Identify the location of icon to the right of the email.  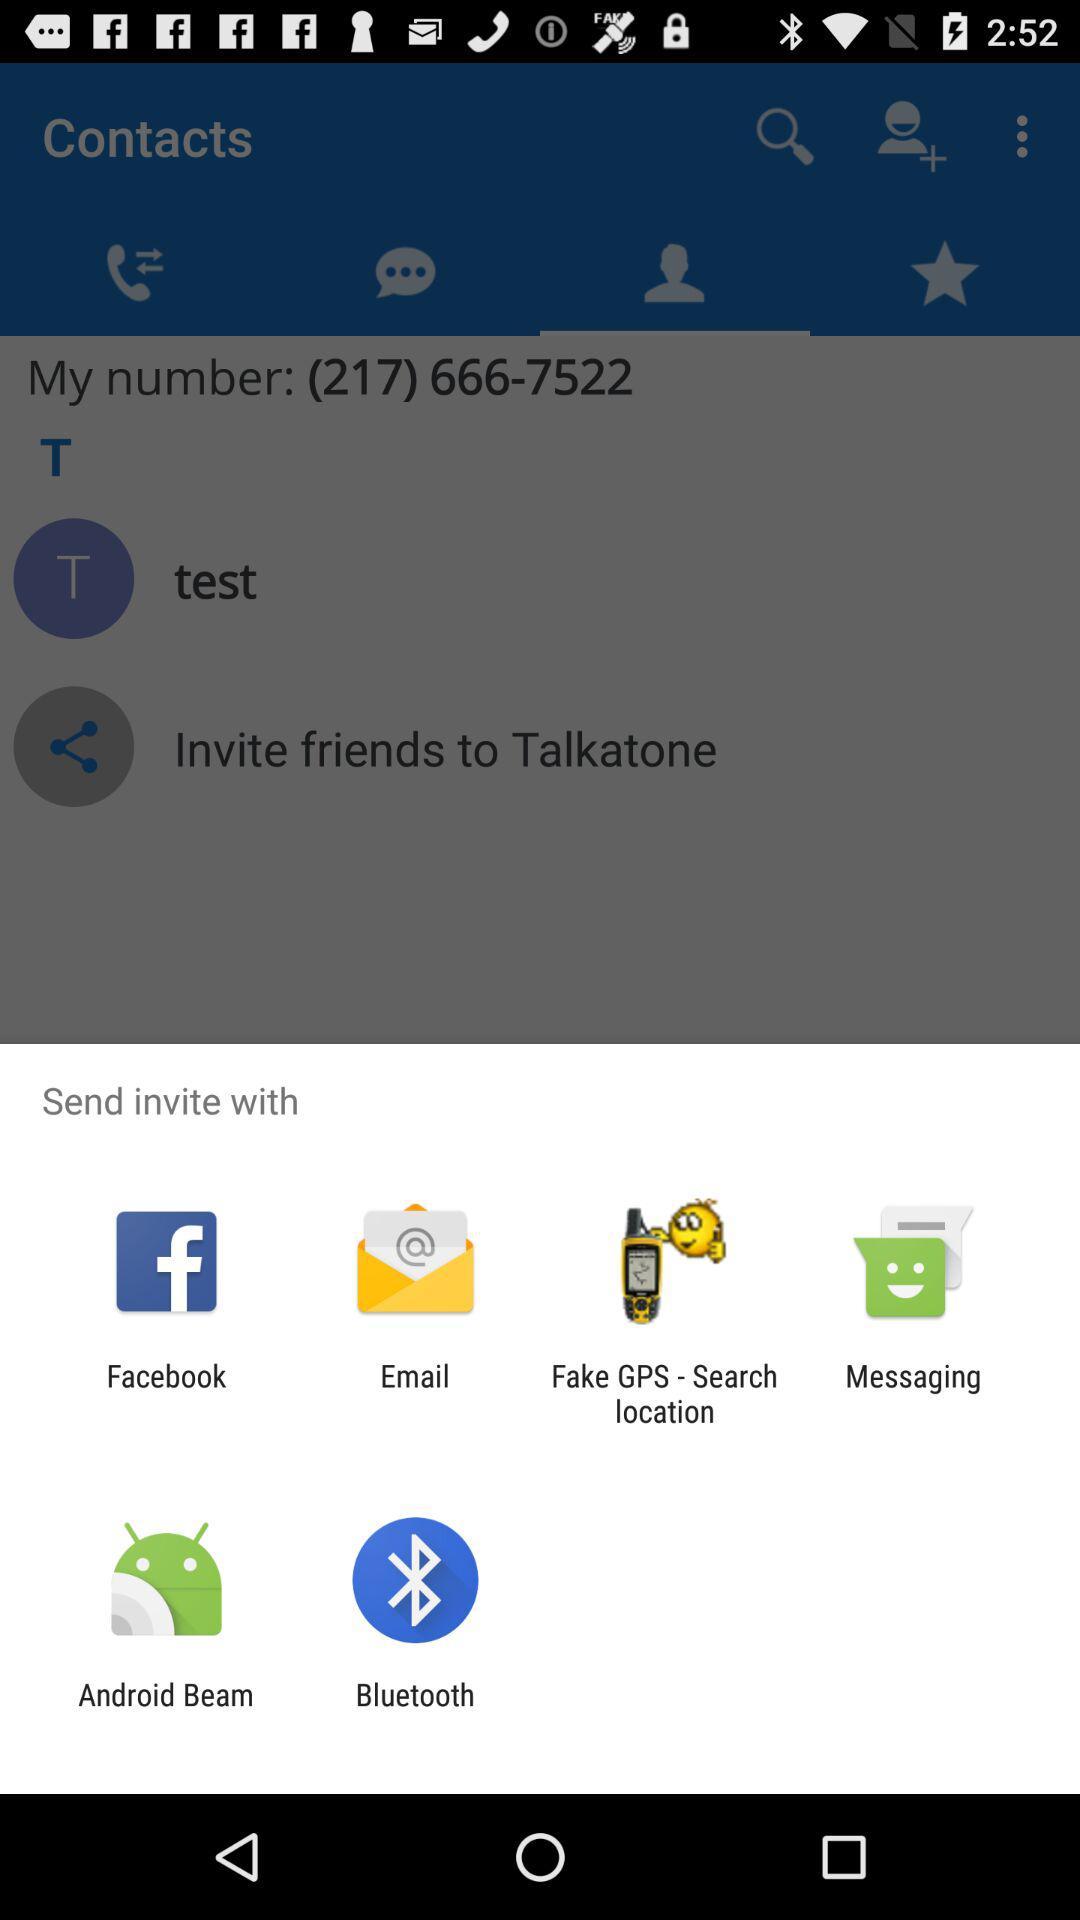
(664, 1392).